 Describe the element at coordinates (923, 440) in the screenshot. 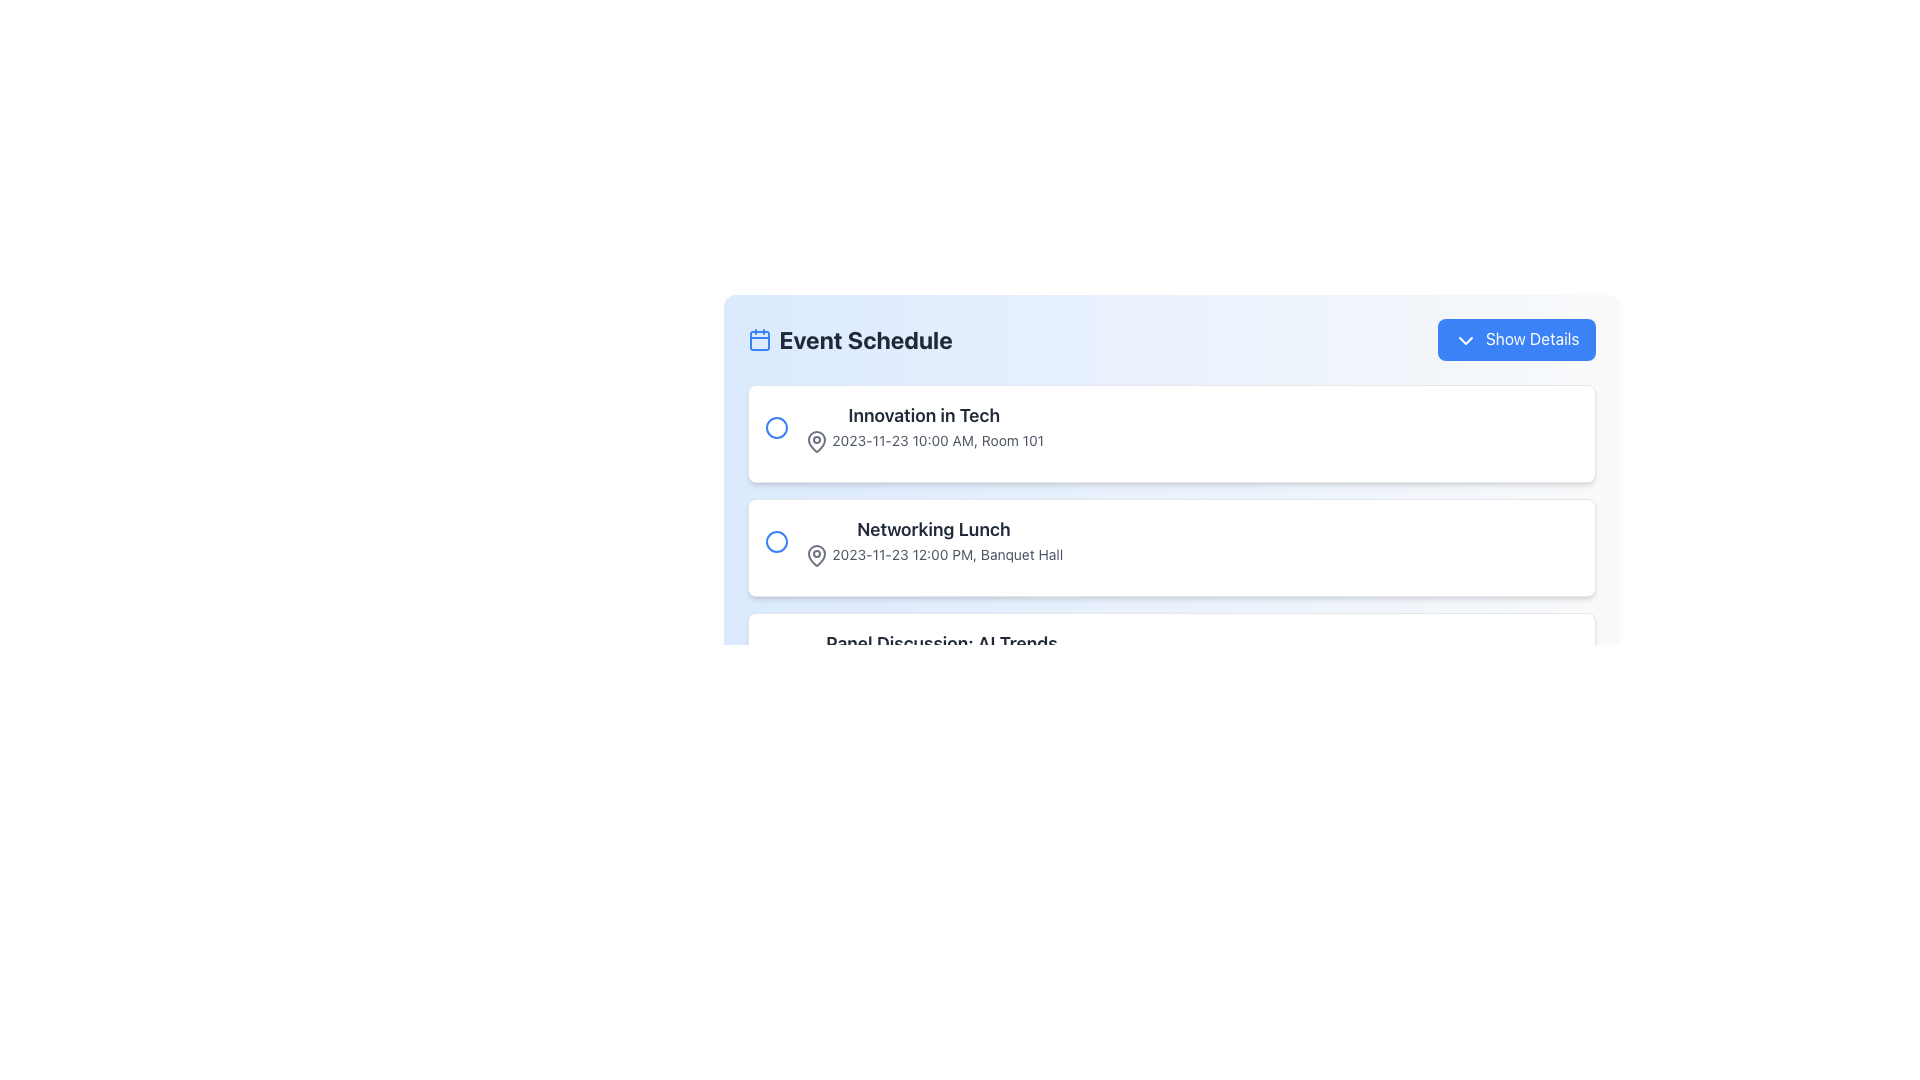

I see `the text display element providing details about the schedule or location of an event, located below the 'Innovation in Tech' title in the first event block of the 'Event Schedule'` at that location.